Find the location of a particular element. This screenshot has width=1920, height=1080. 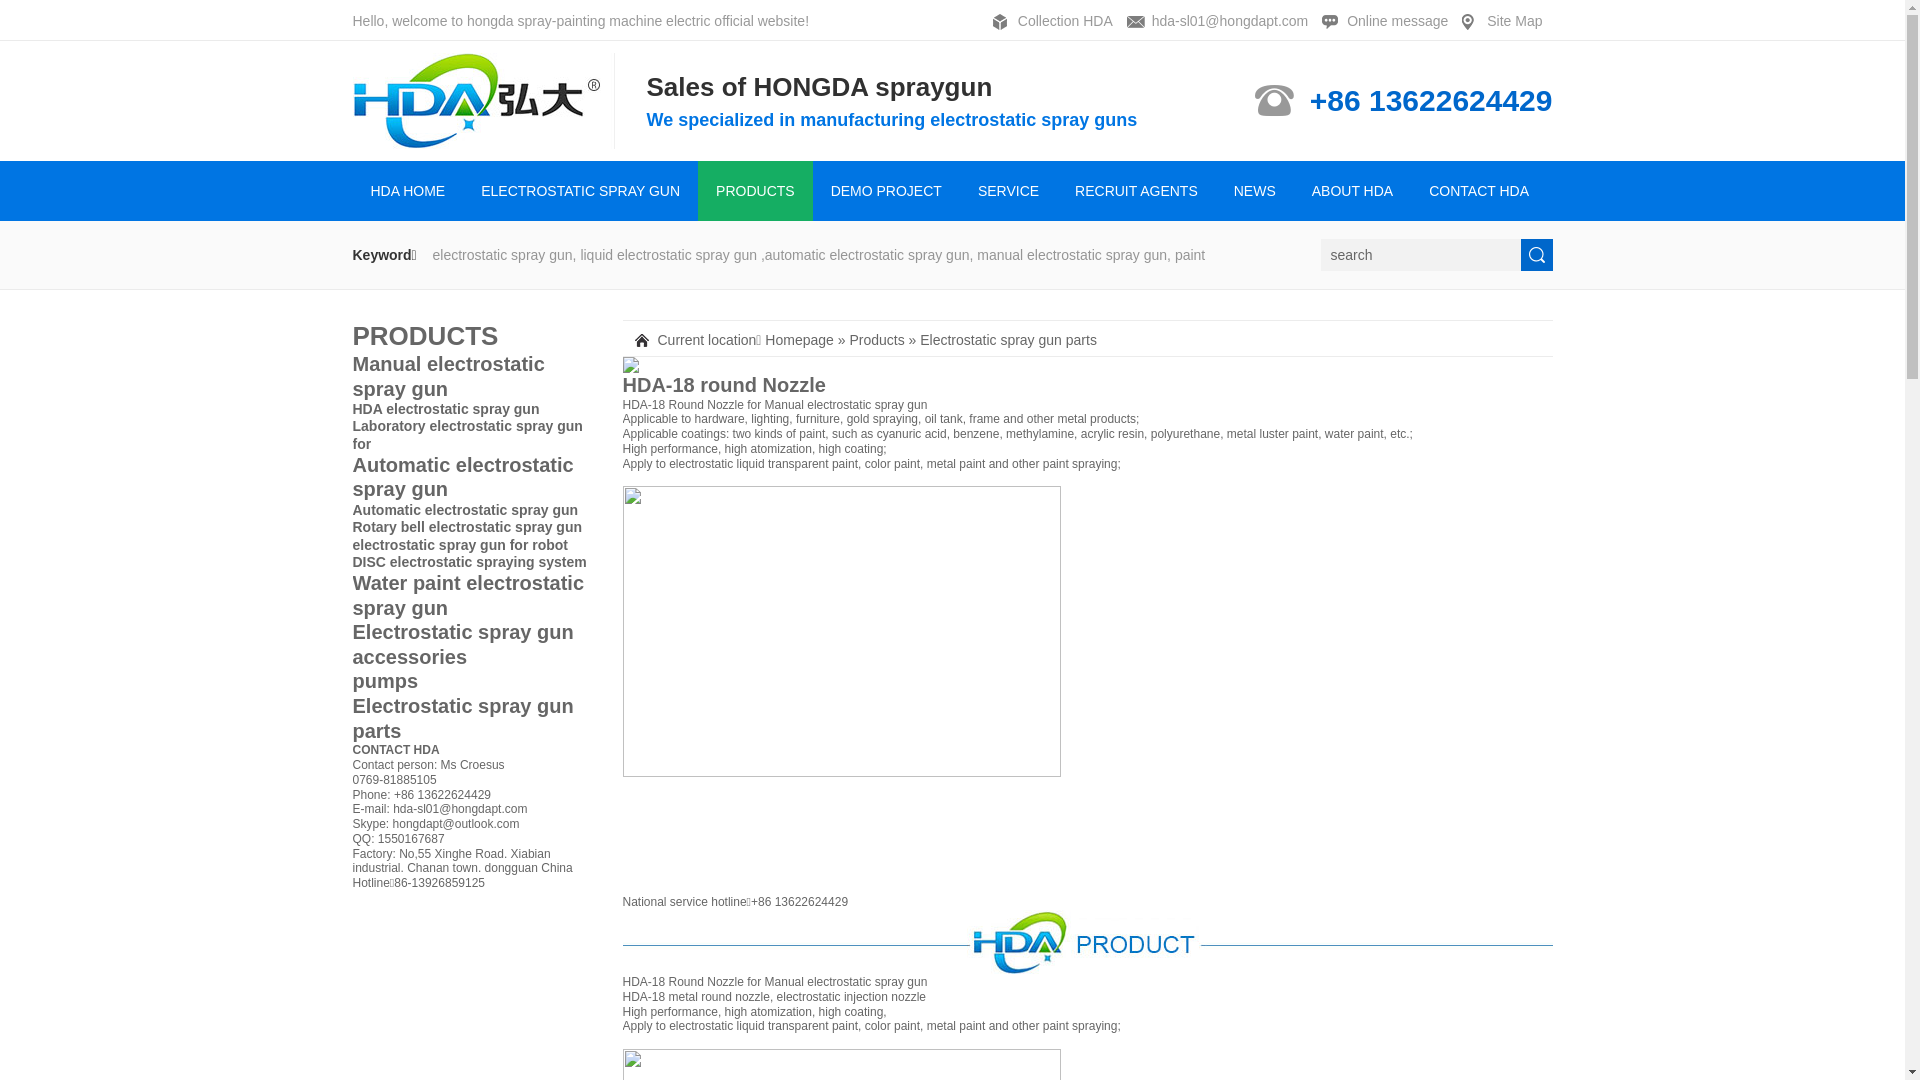

'Rotary bell electrostatic spray gun' is located at coordinates (465, 526).